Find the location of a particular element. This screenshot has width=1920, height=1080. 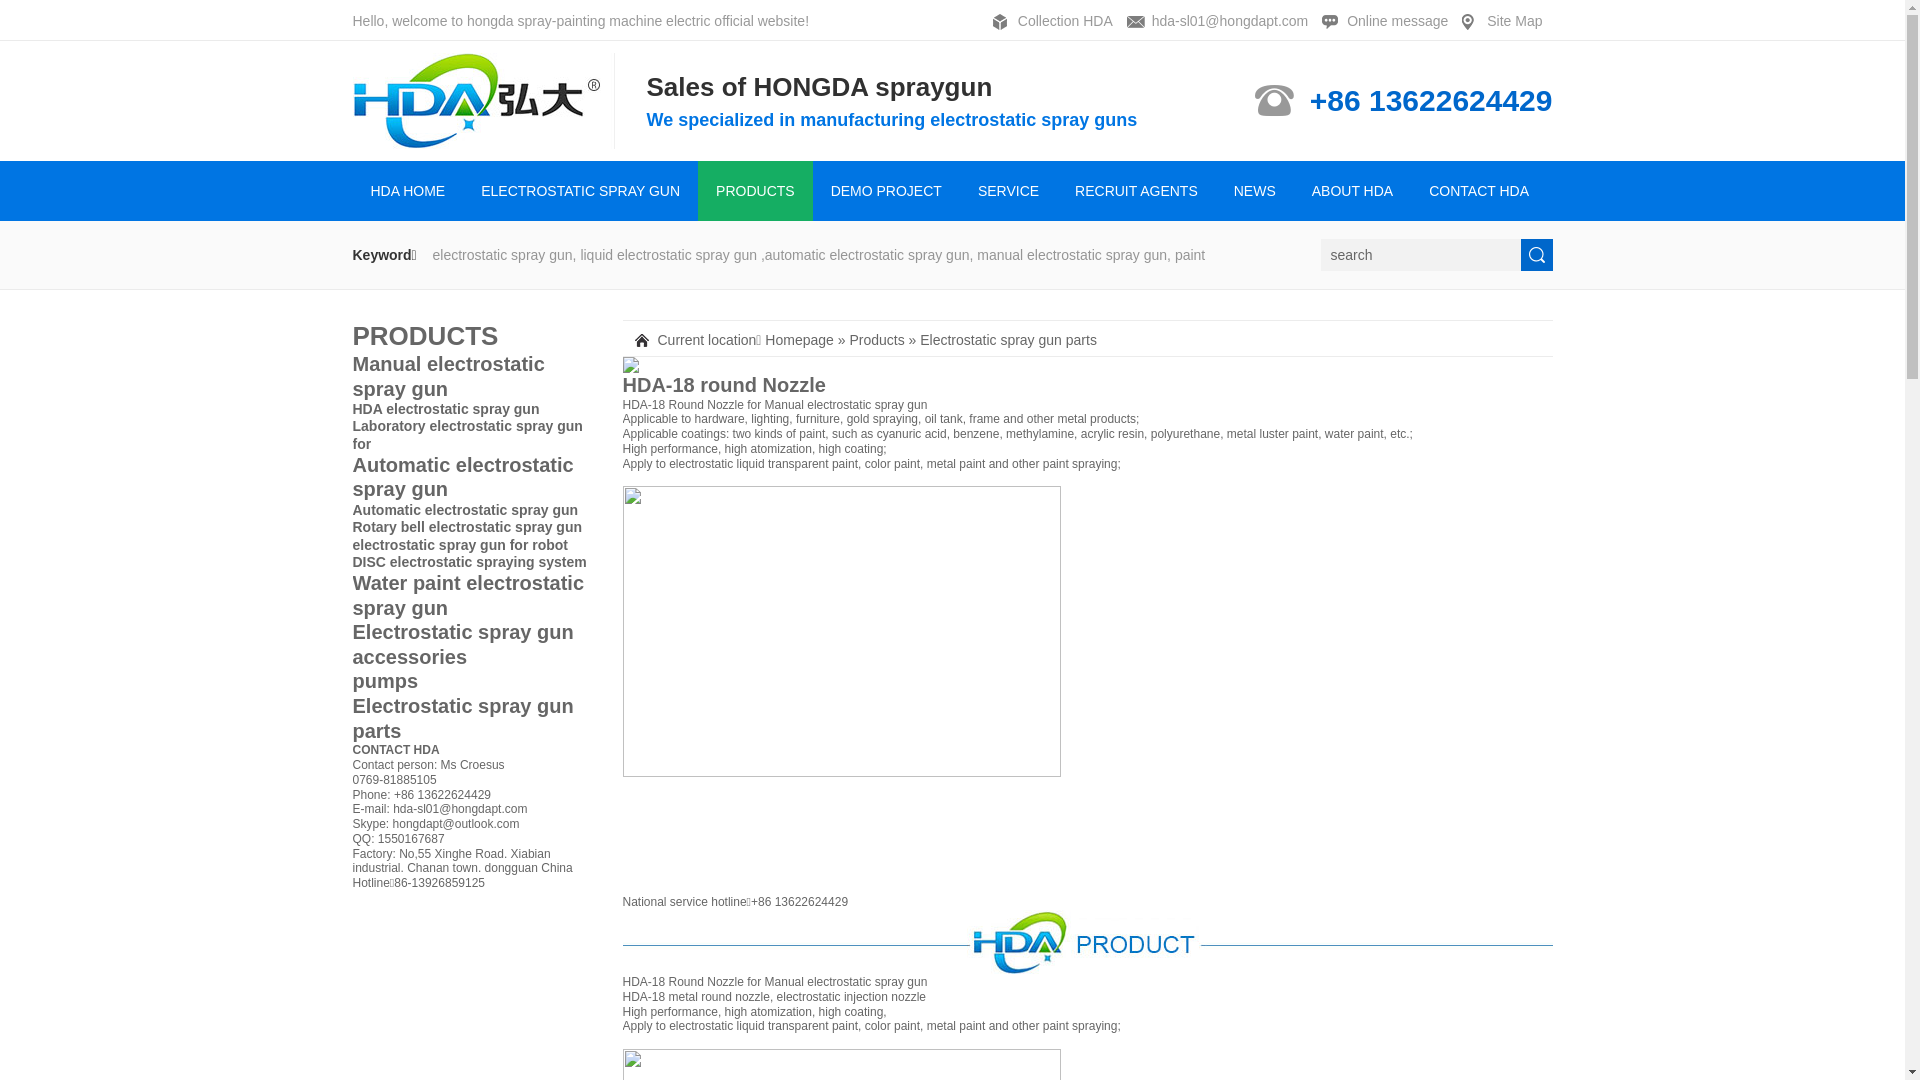

'Rotary bell electrostatic spray gun' is located at coordinates (465, 526).